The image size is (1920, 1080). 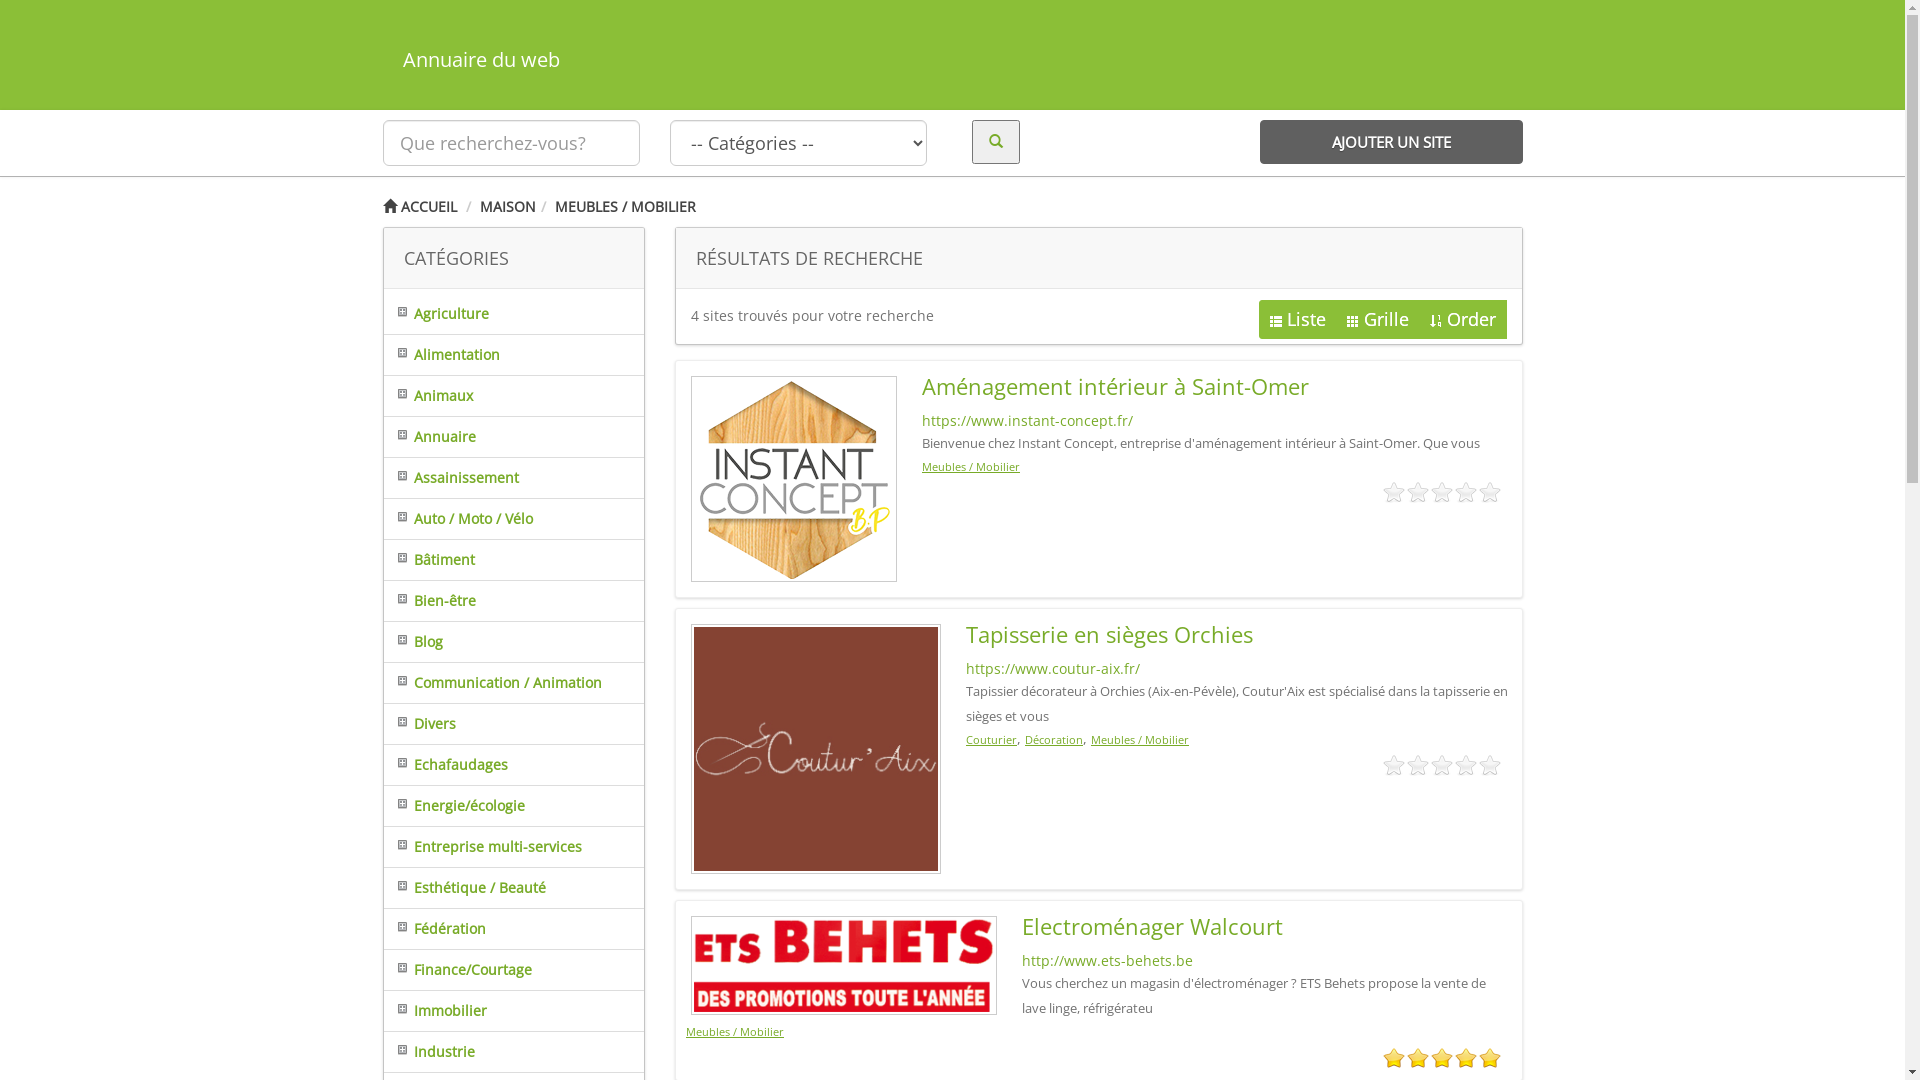 I want to click on 'Annuaire du web', so click(x=382, y=59).